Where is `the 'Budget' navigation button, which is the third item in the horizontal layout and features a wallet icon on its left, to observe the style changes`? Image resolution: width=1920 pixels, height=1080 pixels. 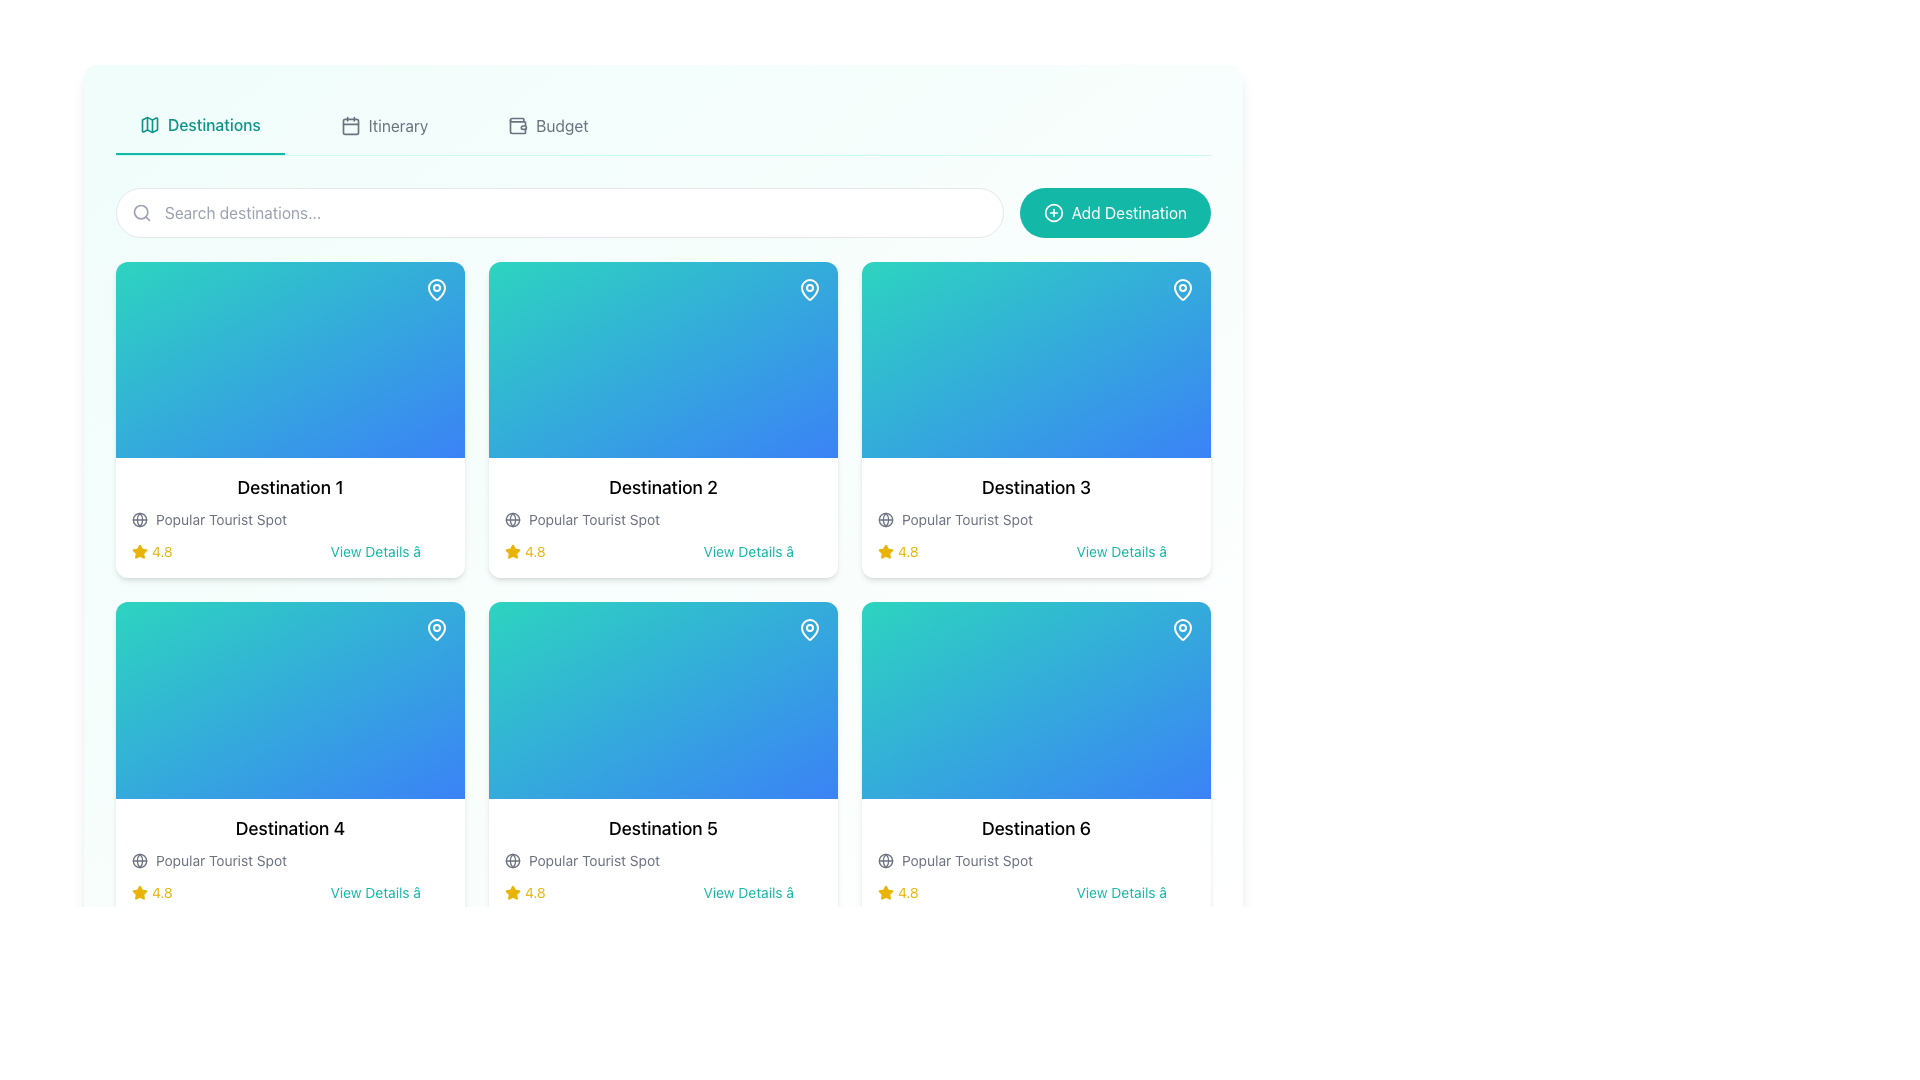 the 'Budget' navigation button, which is the third item in the horizontal layout and features a wallet icon on its left, to observe the style changes is located at coordinates (548, 126).